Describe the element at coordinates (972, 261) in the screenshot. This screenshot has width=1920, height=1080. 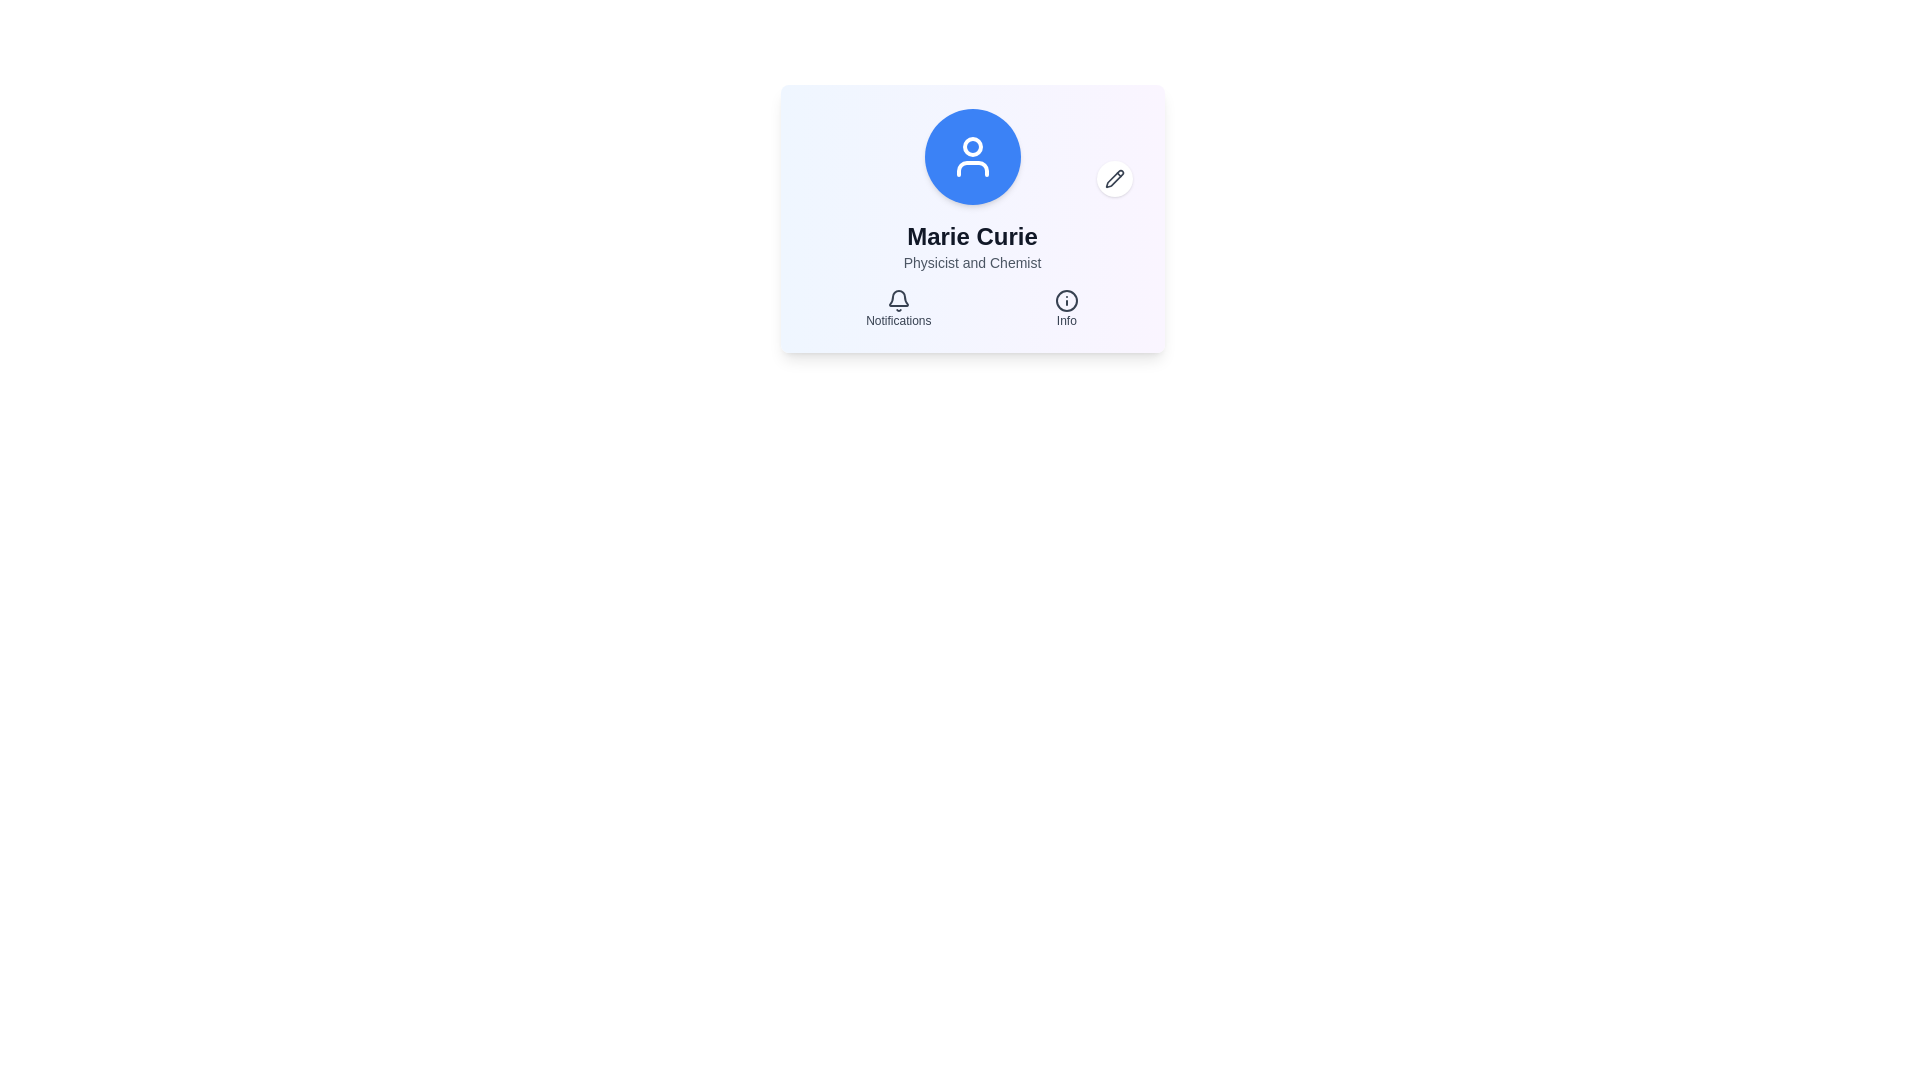
I see `the second line of text styled in a smaller font size and lighter gray color, located directly below 'Marie Curie' on the profile card` at that location.